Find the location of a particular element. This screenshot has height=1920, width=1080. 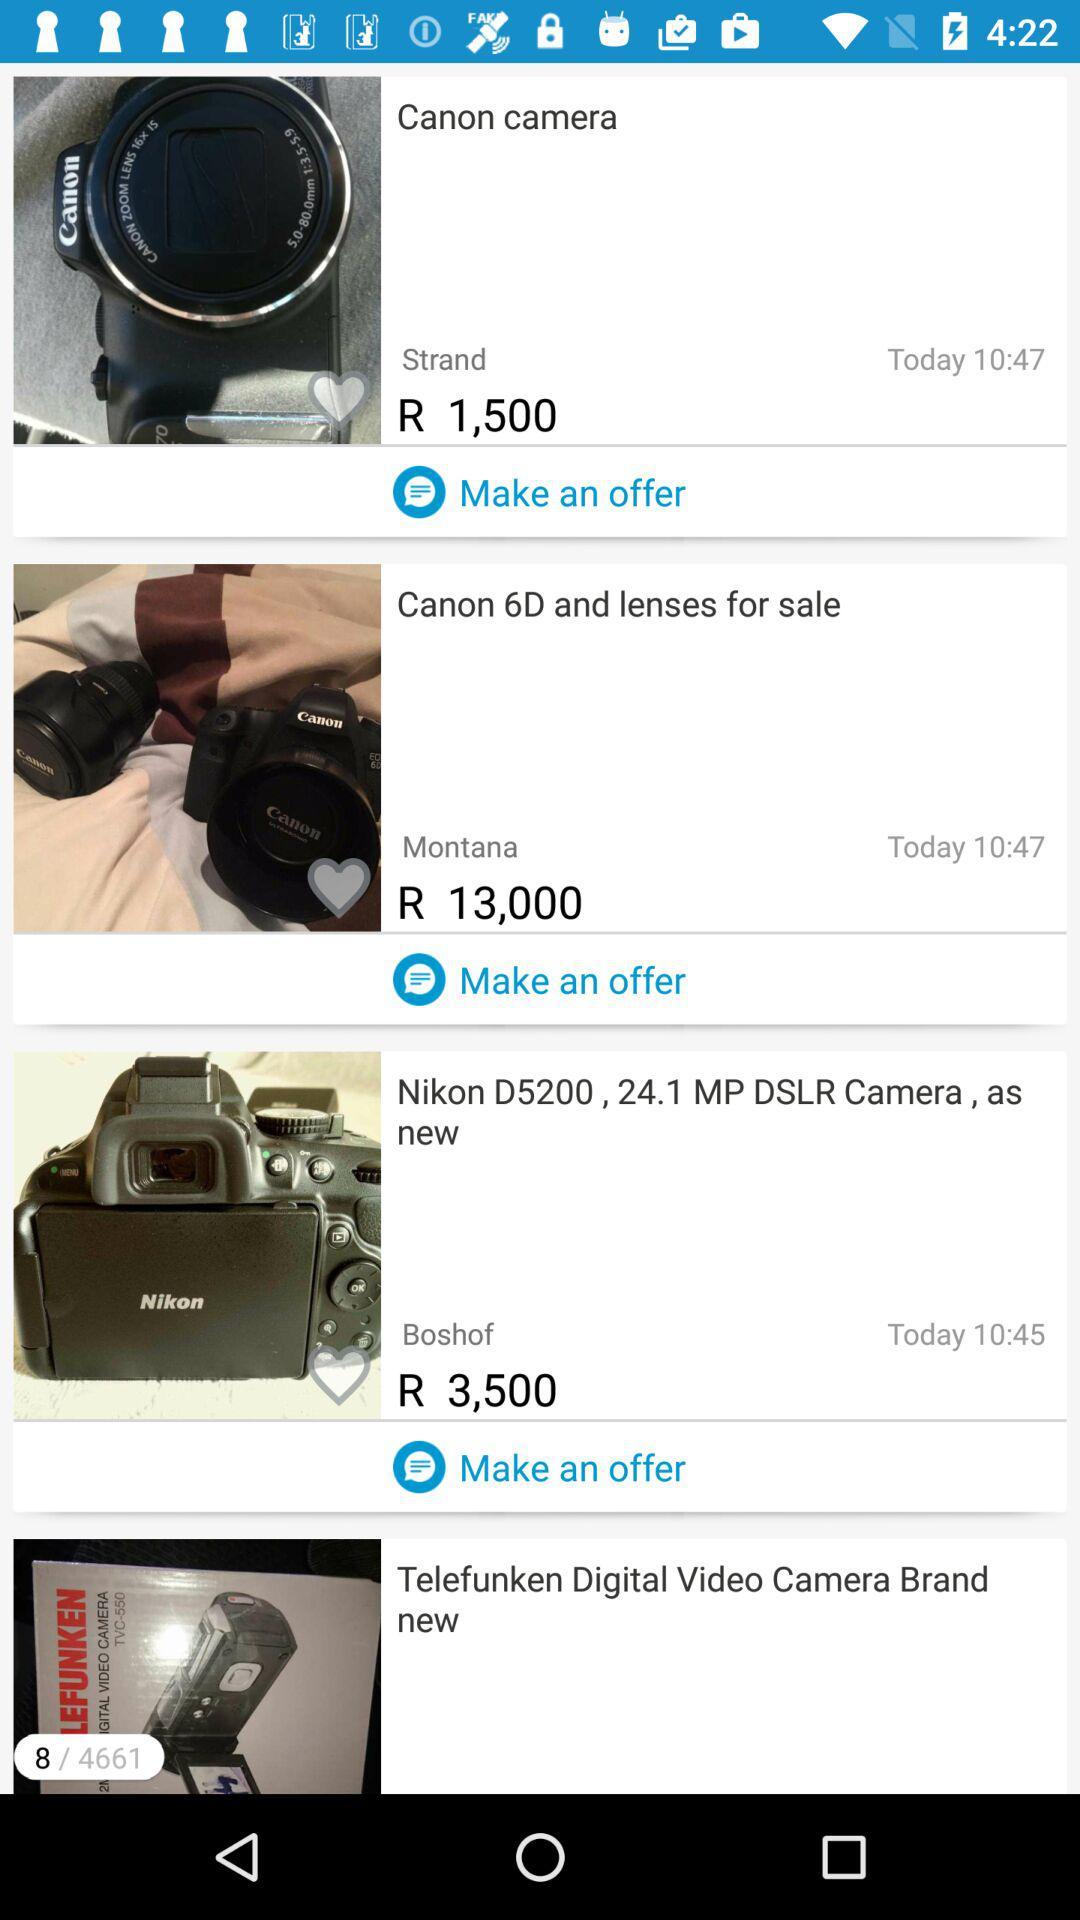

make an offer is located at coordinates (418, 491).